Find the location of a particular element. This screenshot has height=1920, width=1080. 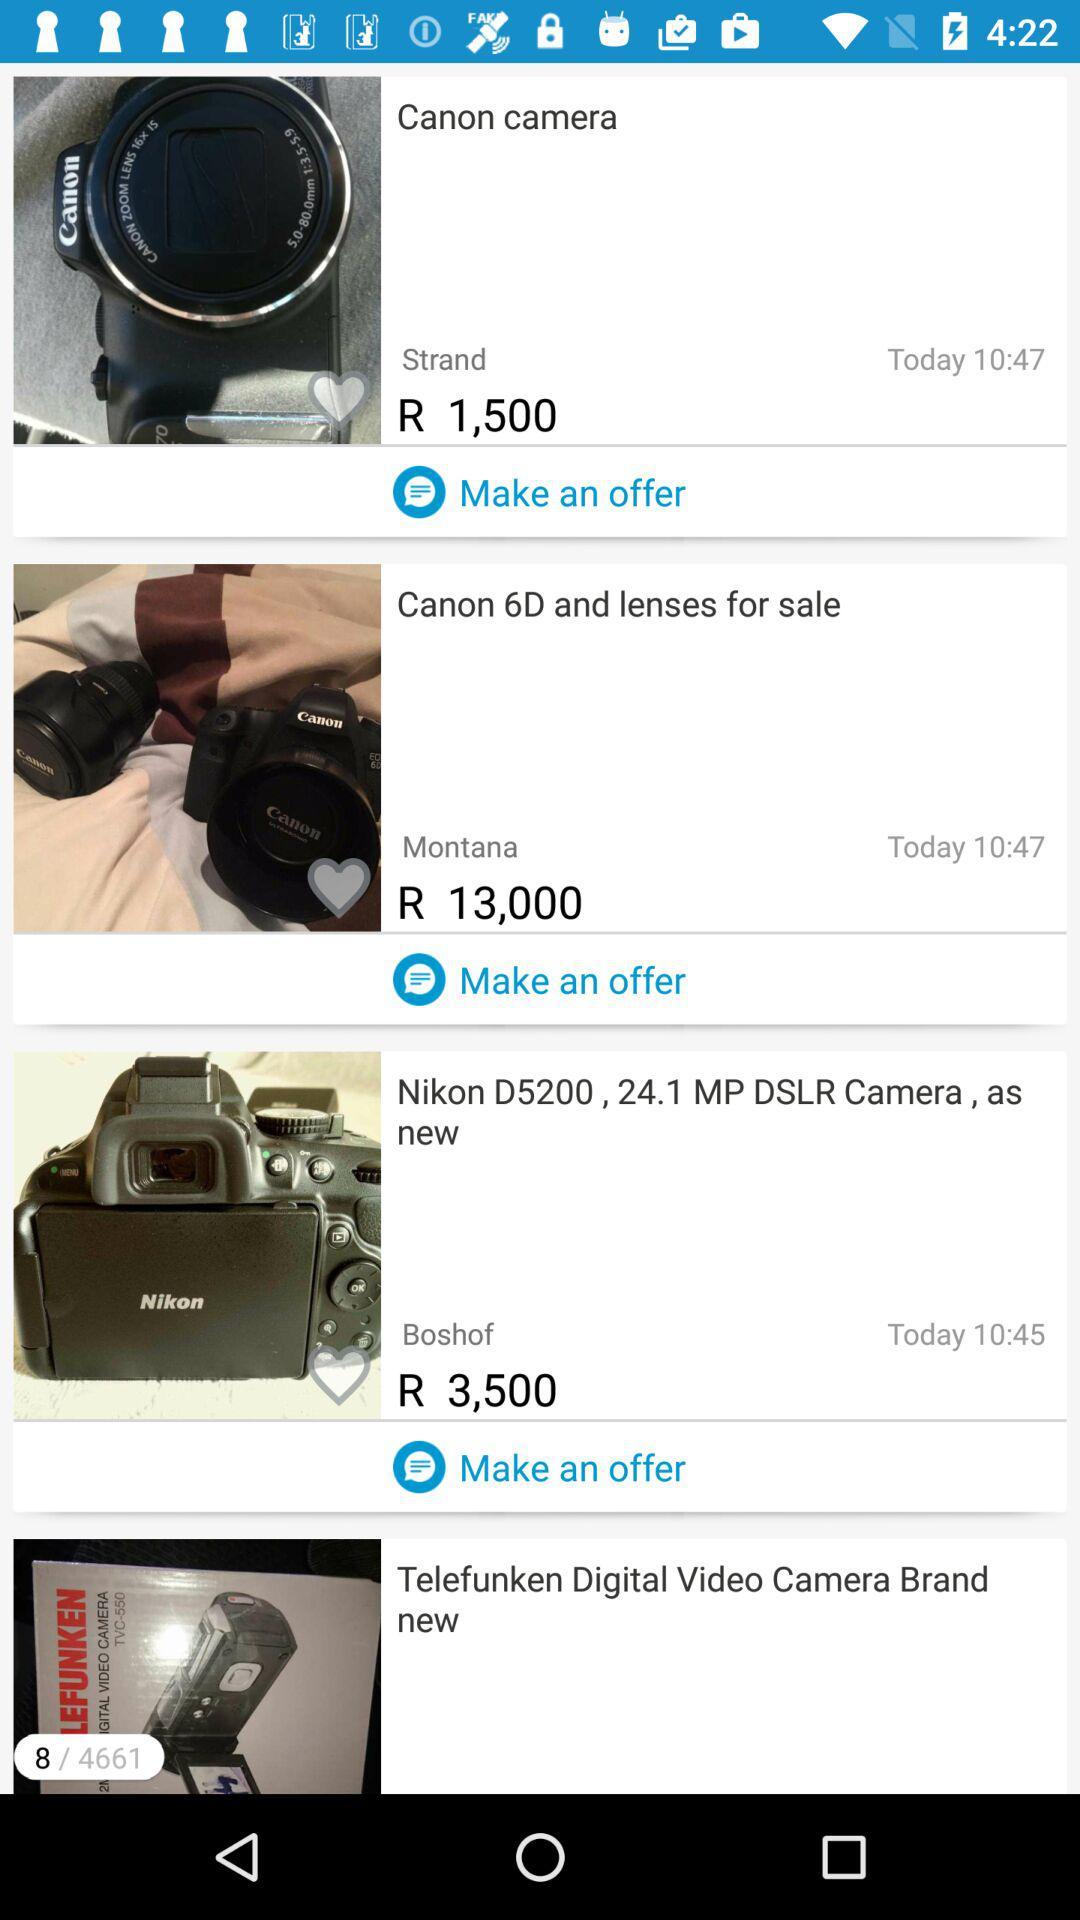

make an offer is located at coordinates (418, 491).